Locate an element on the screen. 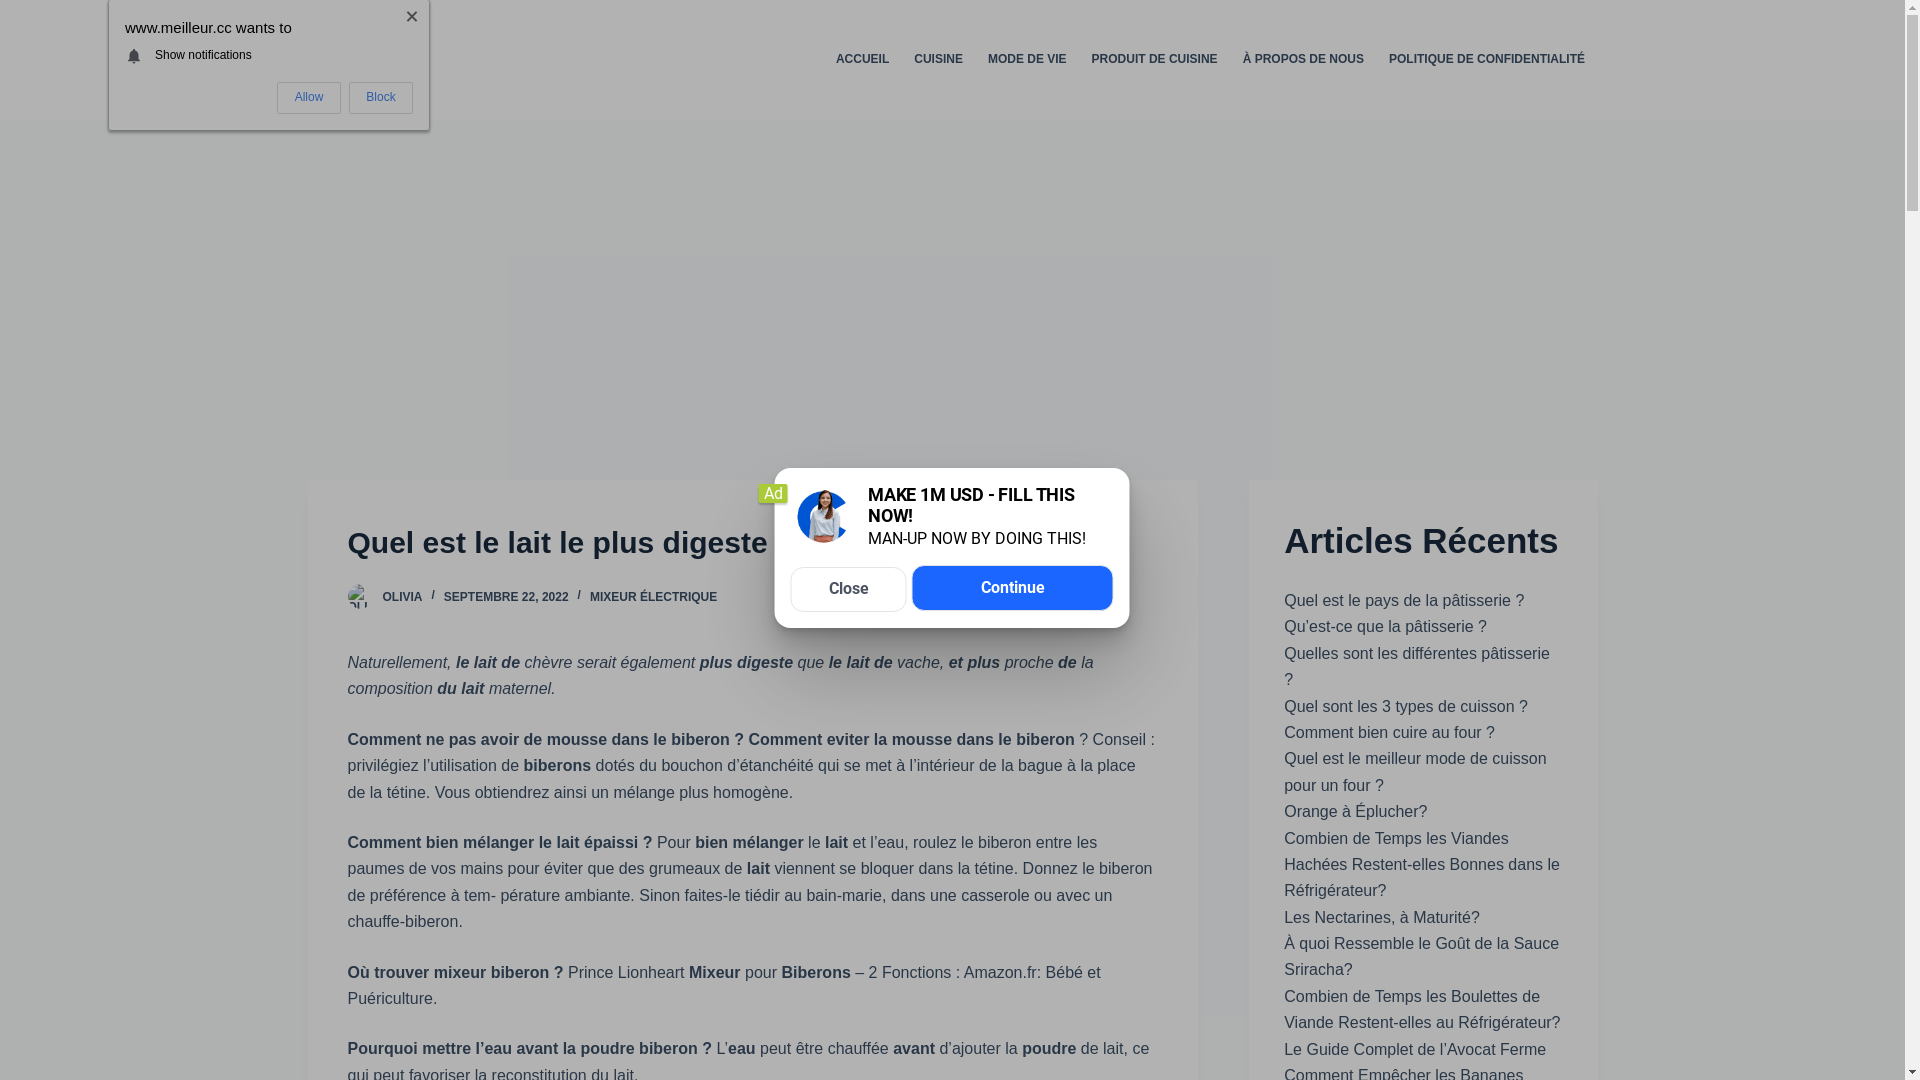  'PRODUIT DE CUISINE' is located at coordinates (1154, 59).